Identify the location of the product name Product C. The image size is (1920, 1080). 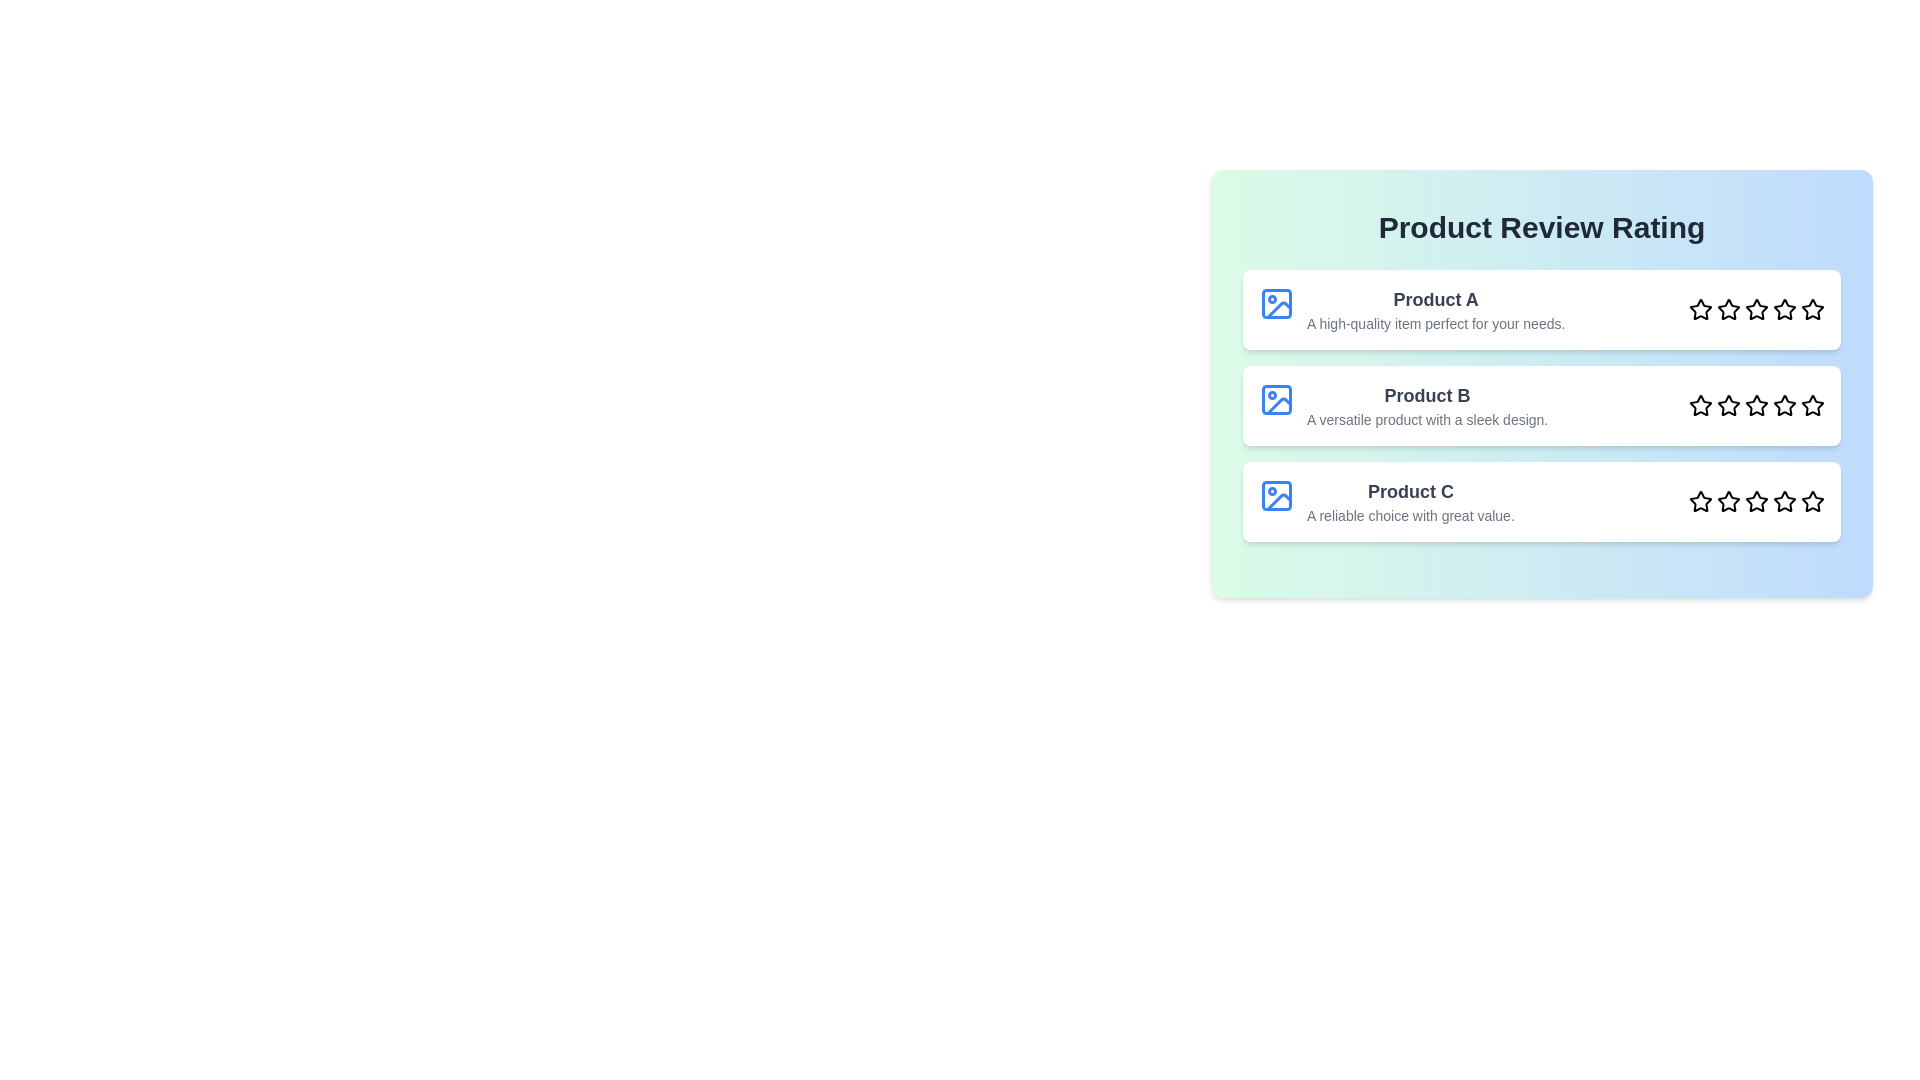
(1410, 492).